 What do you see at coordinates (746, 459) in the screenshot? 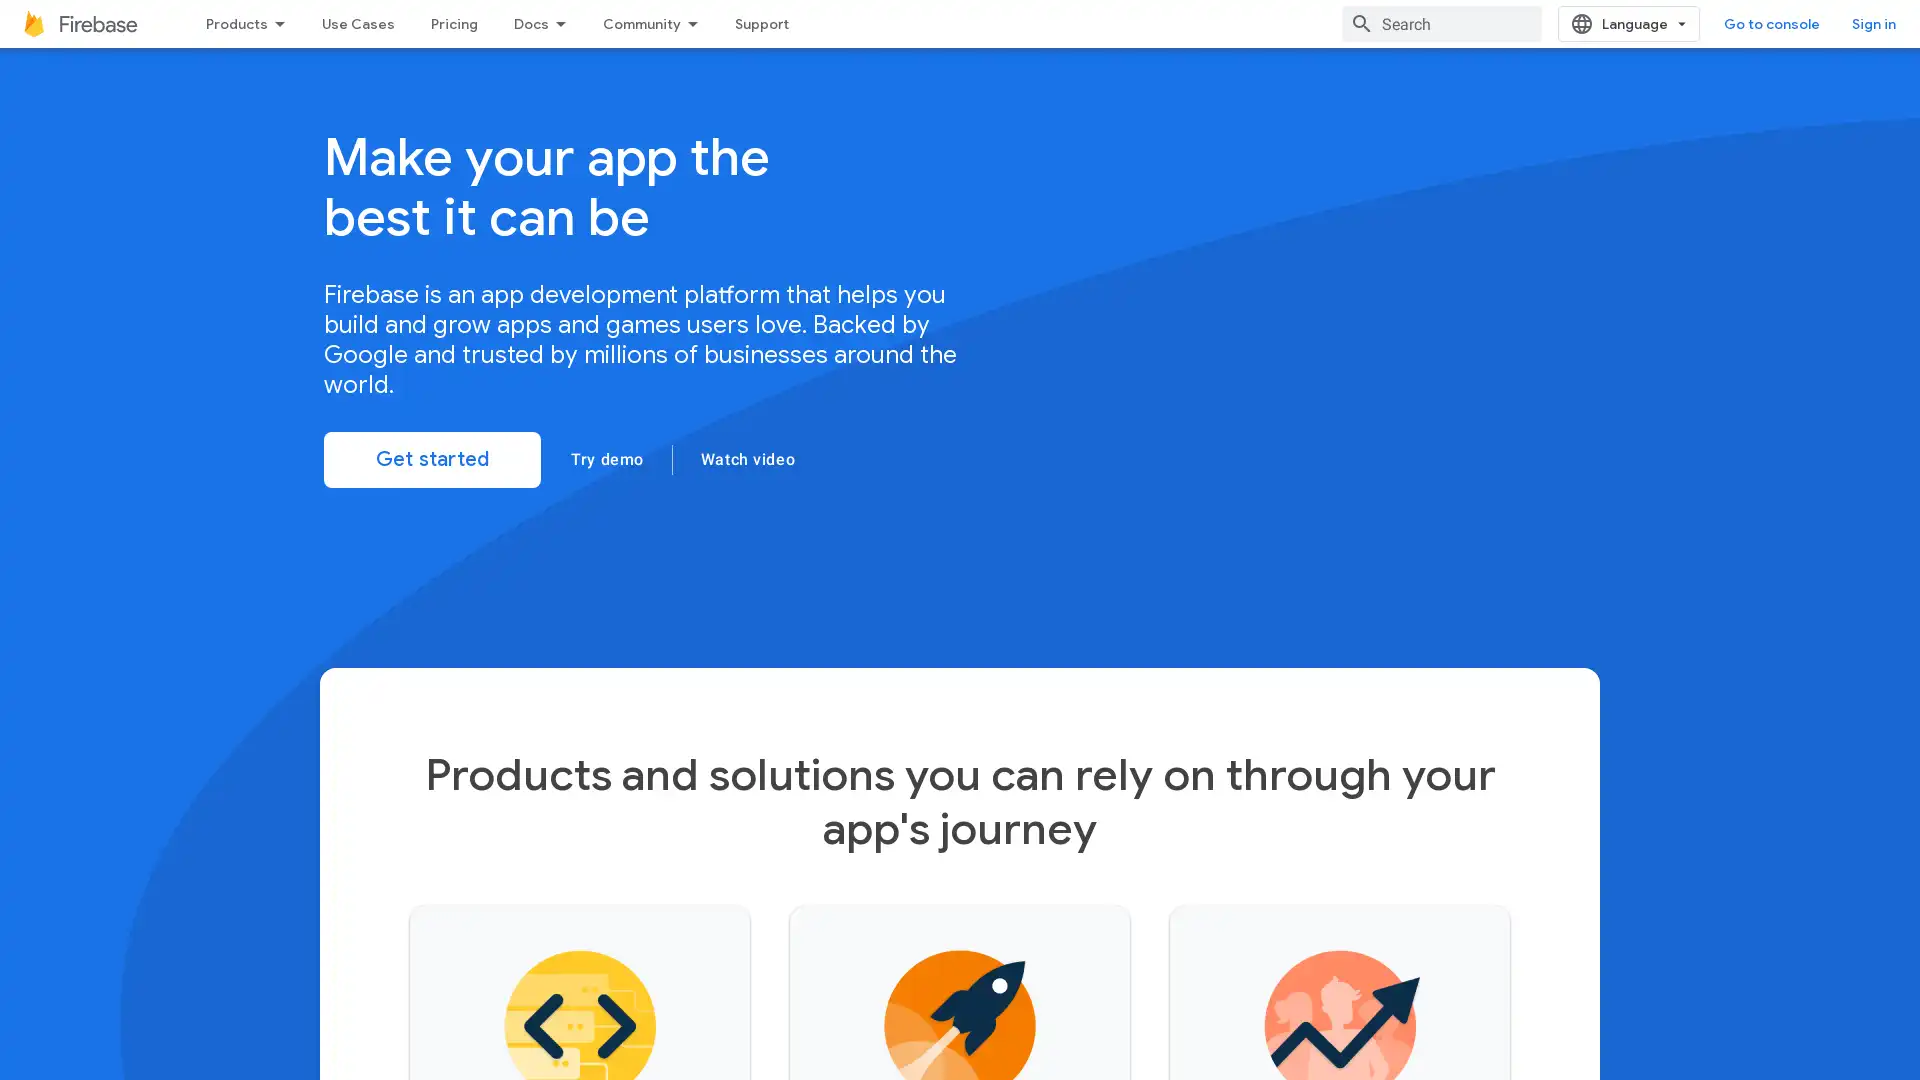
I see `Watch video` at bounding box center [746, 459].